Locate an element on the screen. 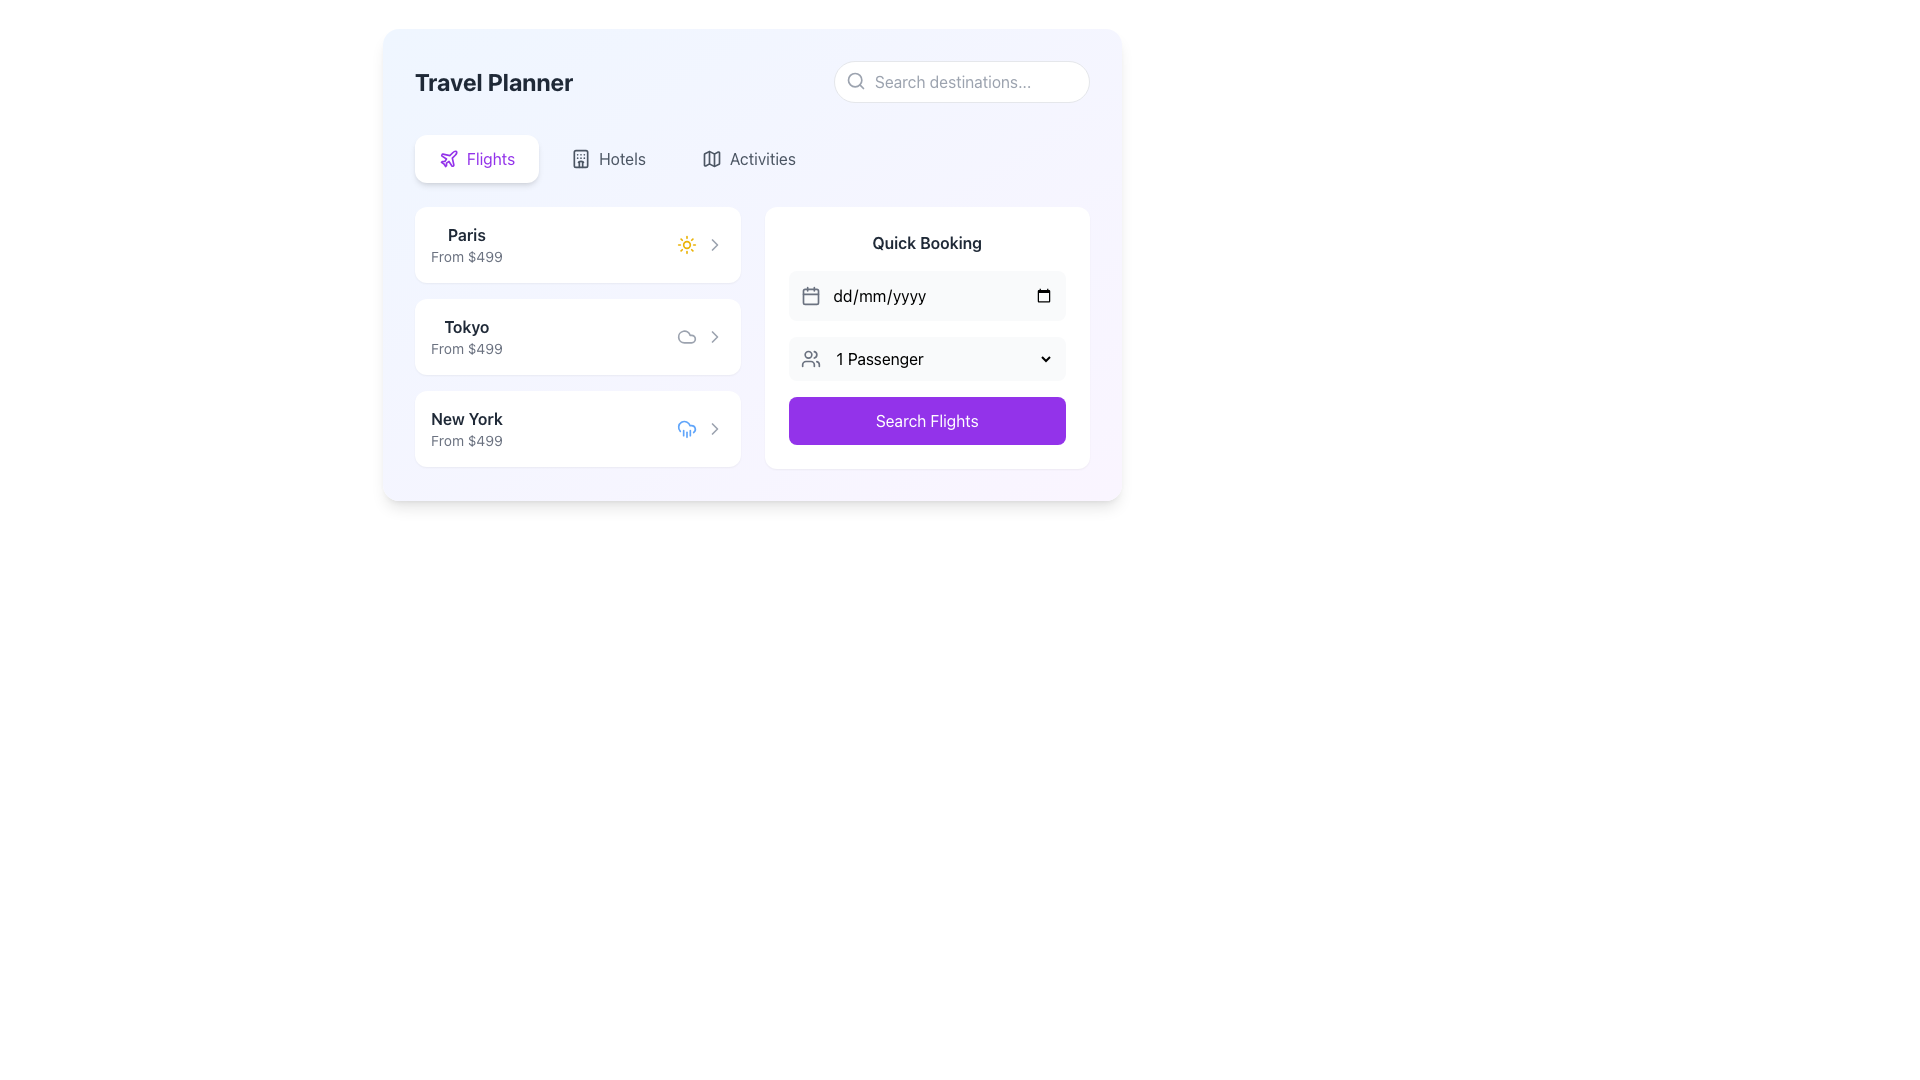 The width and height of the screenshot is (1920, 1080). the 'Flights' text element is located at coordinates (491, 157).